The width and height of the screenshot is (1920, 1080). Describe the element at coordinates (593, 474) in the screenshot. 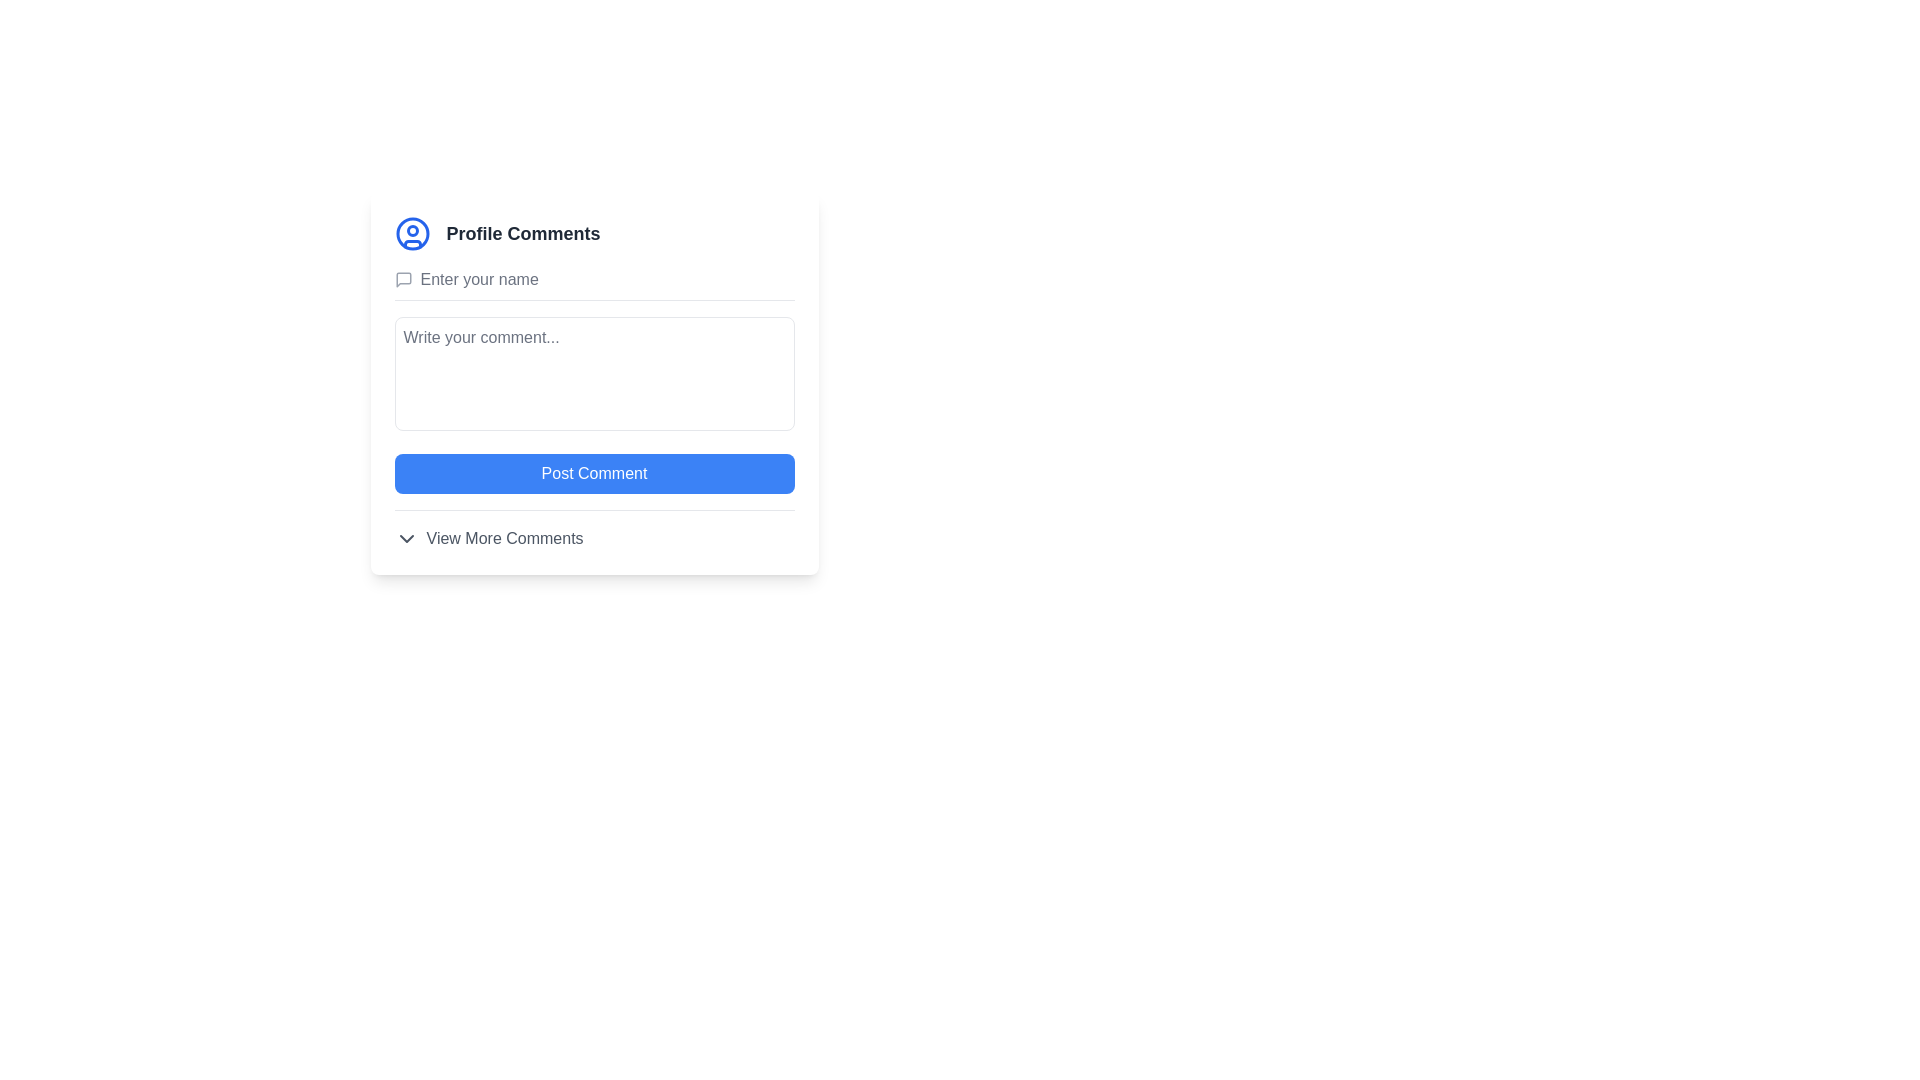

I see `the 'Post Comment' button, which is a horizontally elongated rectangular button with a blue background and white text` at that location.